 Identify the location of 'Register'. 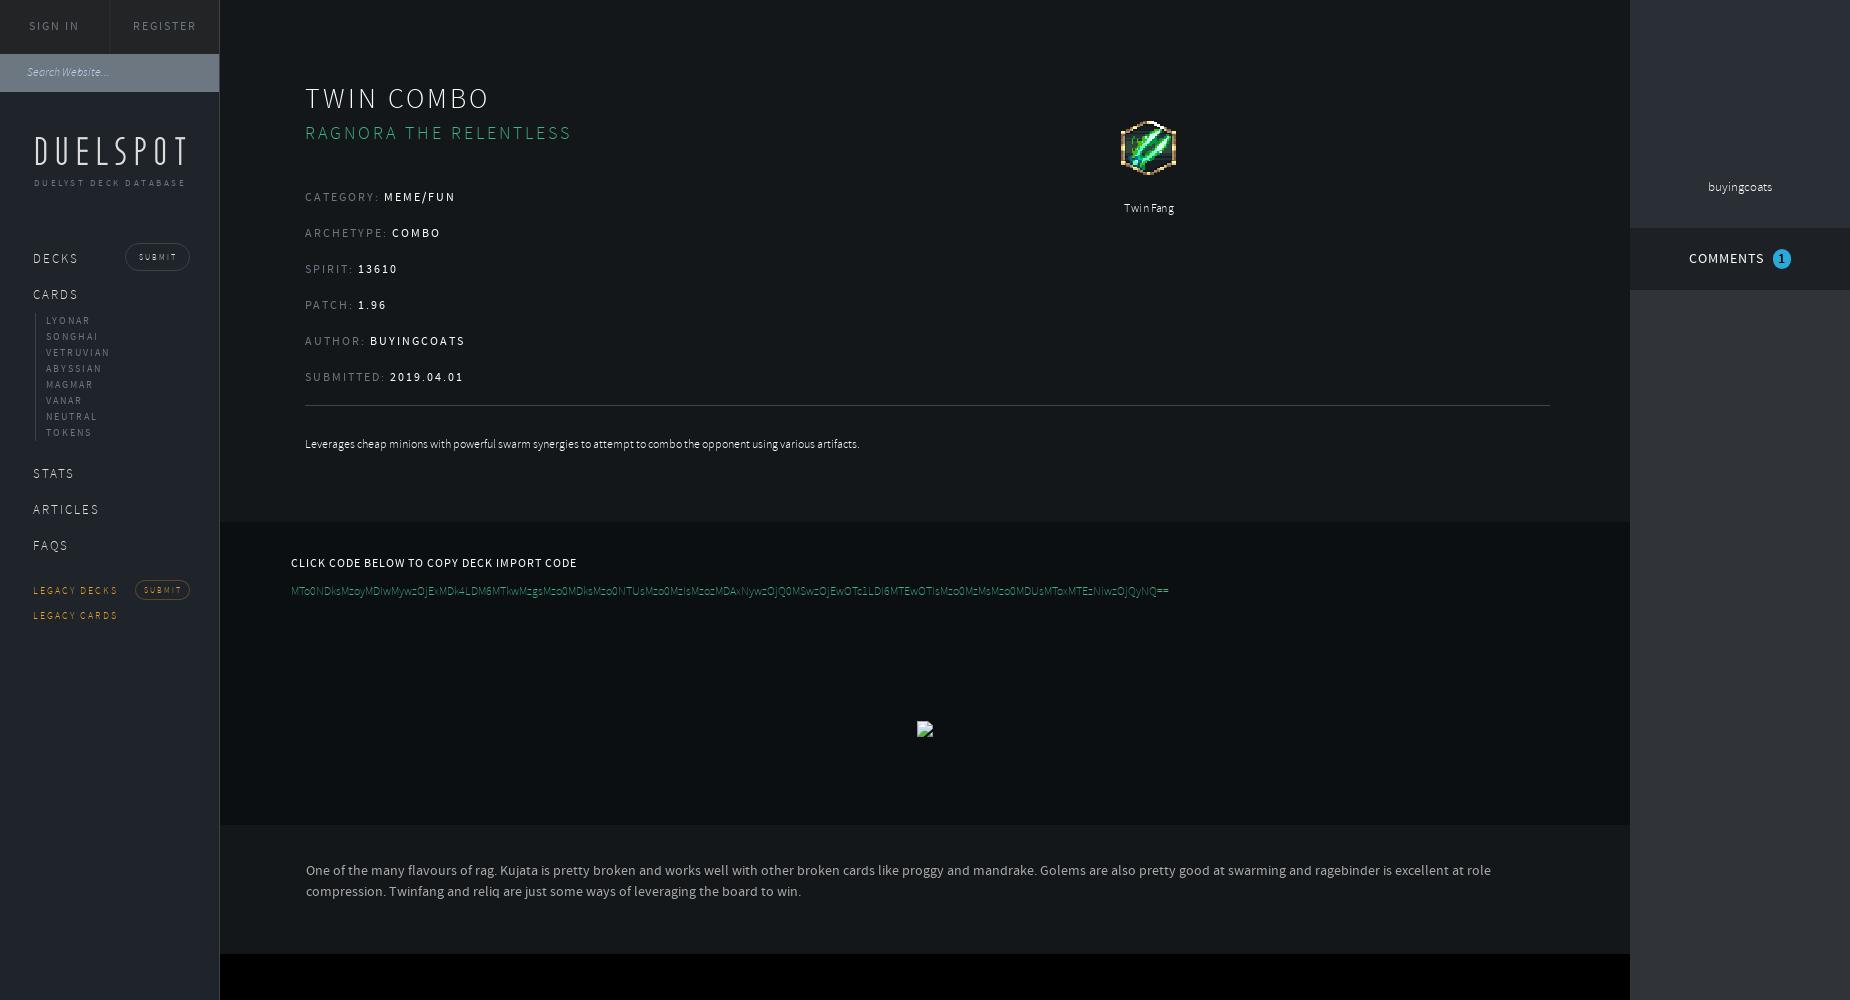
(162, 27).